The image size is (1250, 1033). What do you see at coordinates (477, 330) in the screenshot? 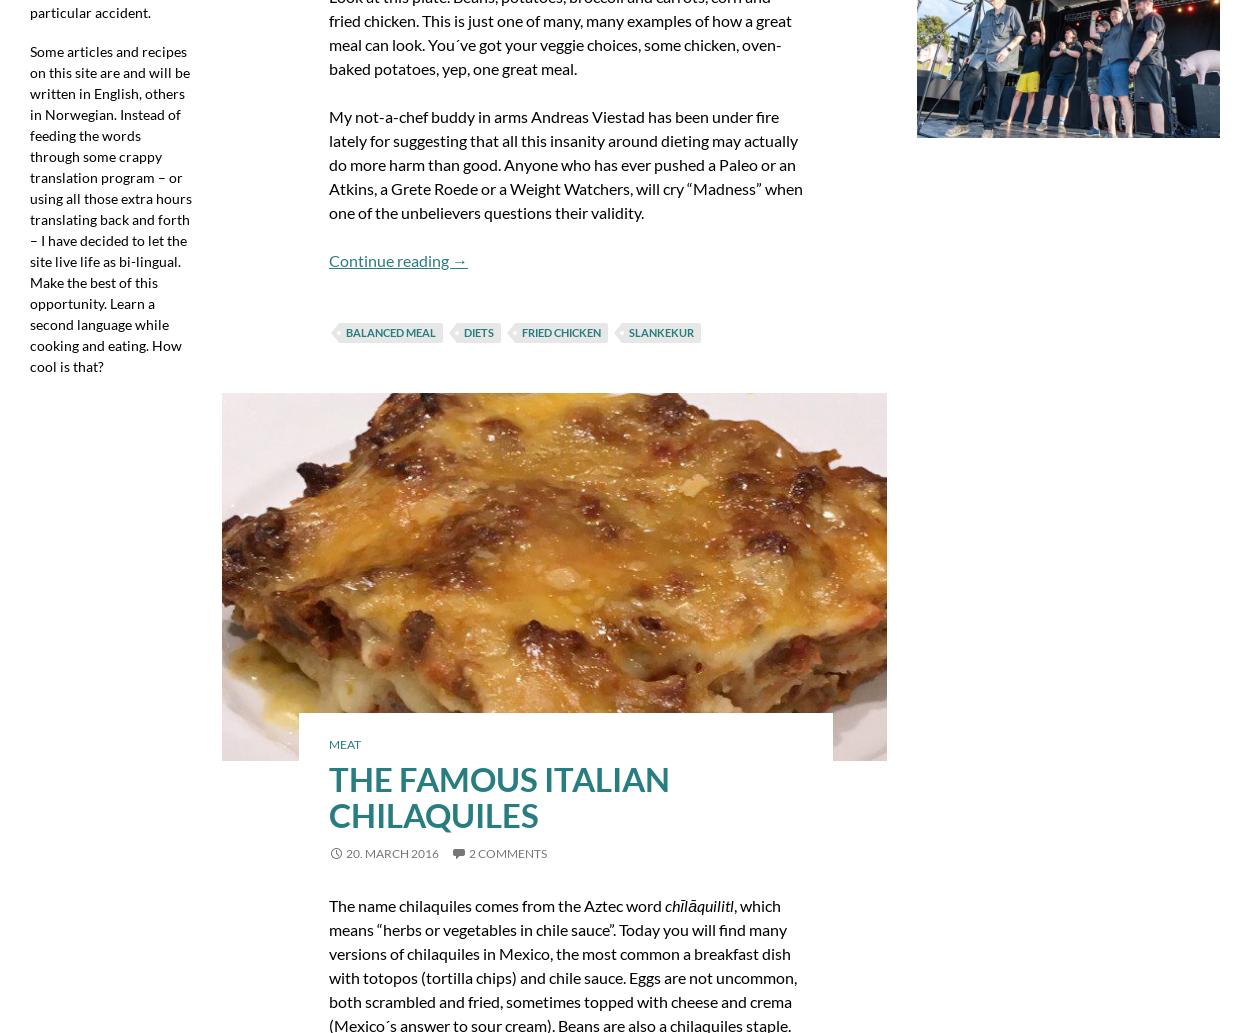
I see `'diets'` at bounding box center [477, 330].